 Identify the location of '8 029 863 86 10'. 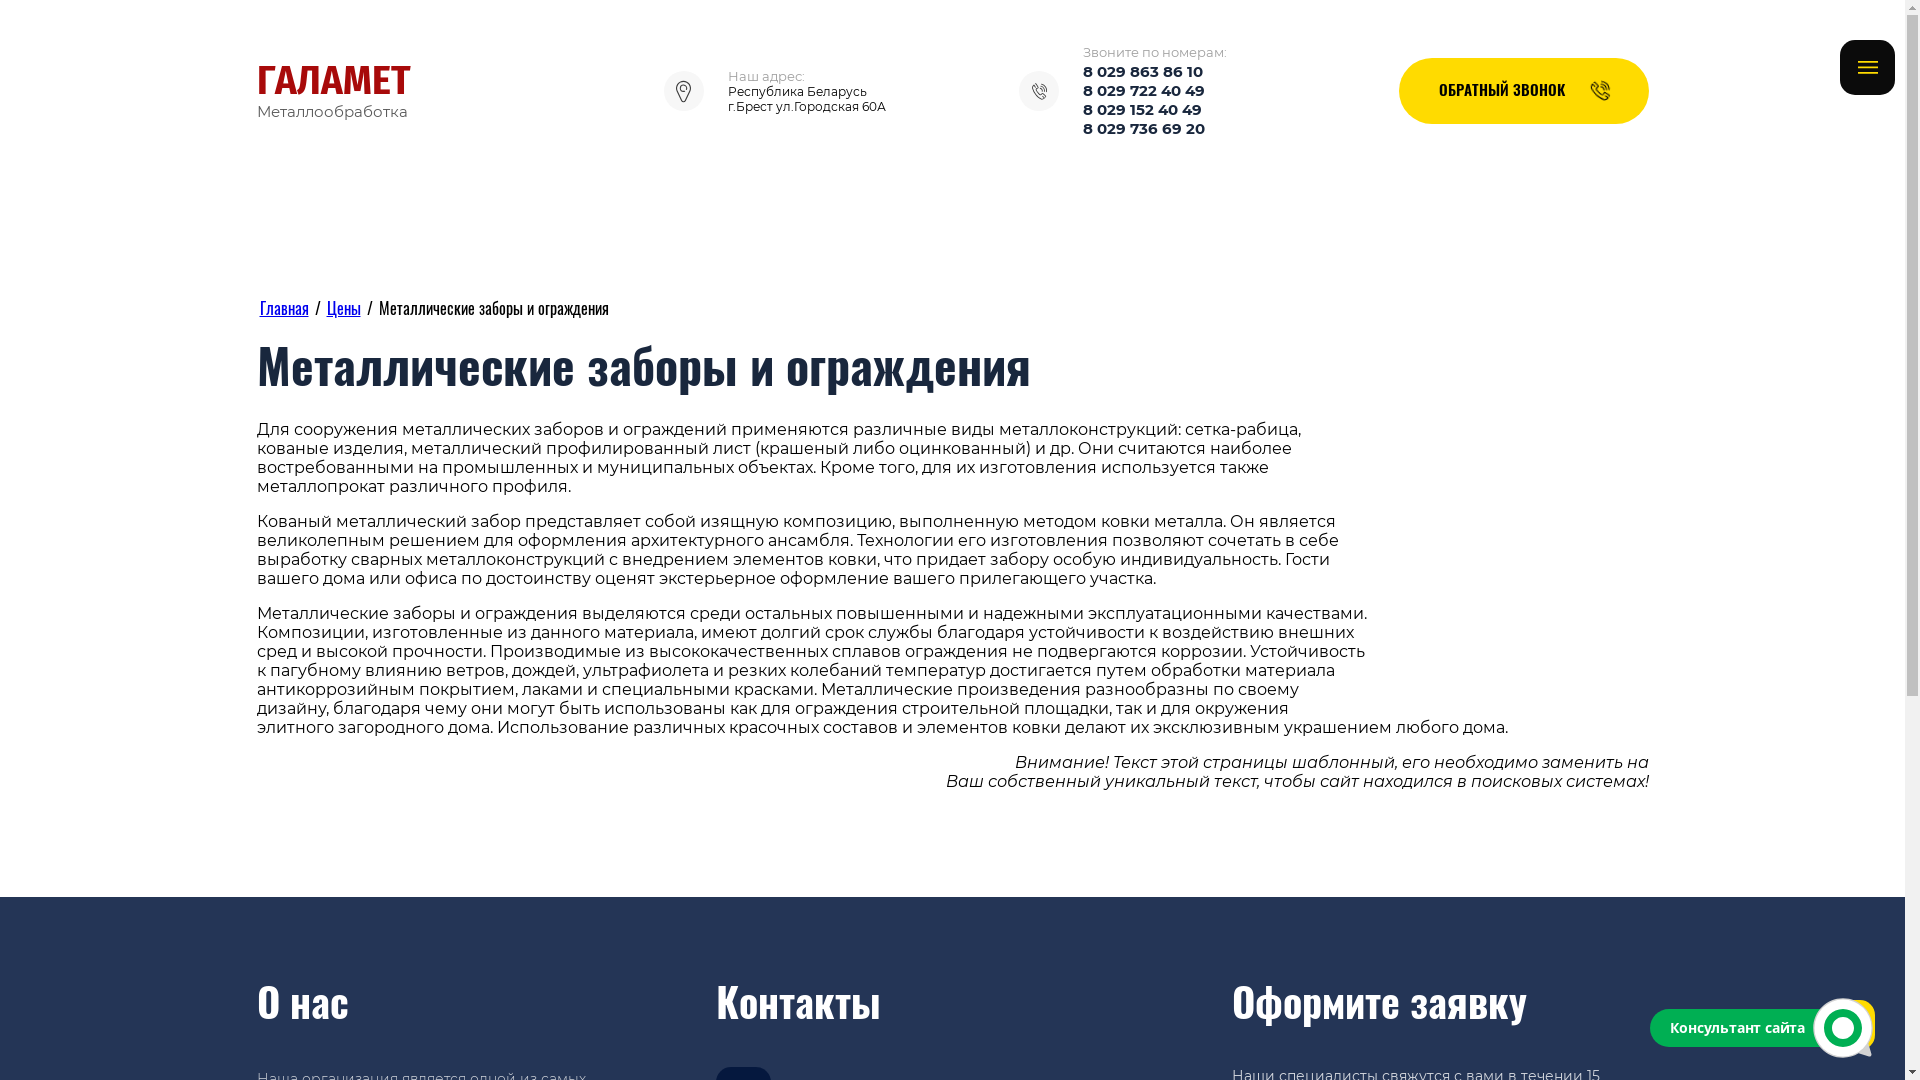
(1142, 70).